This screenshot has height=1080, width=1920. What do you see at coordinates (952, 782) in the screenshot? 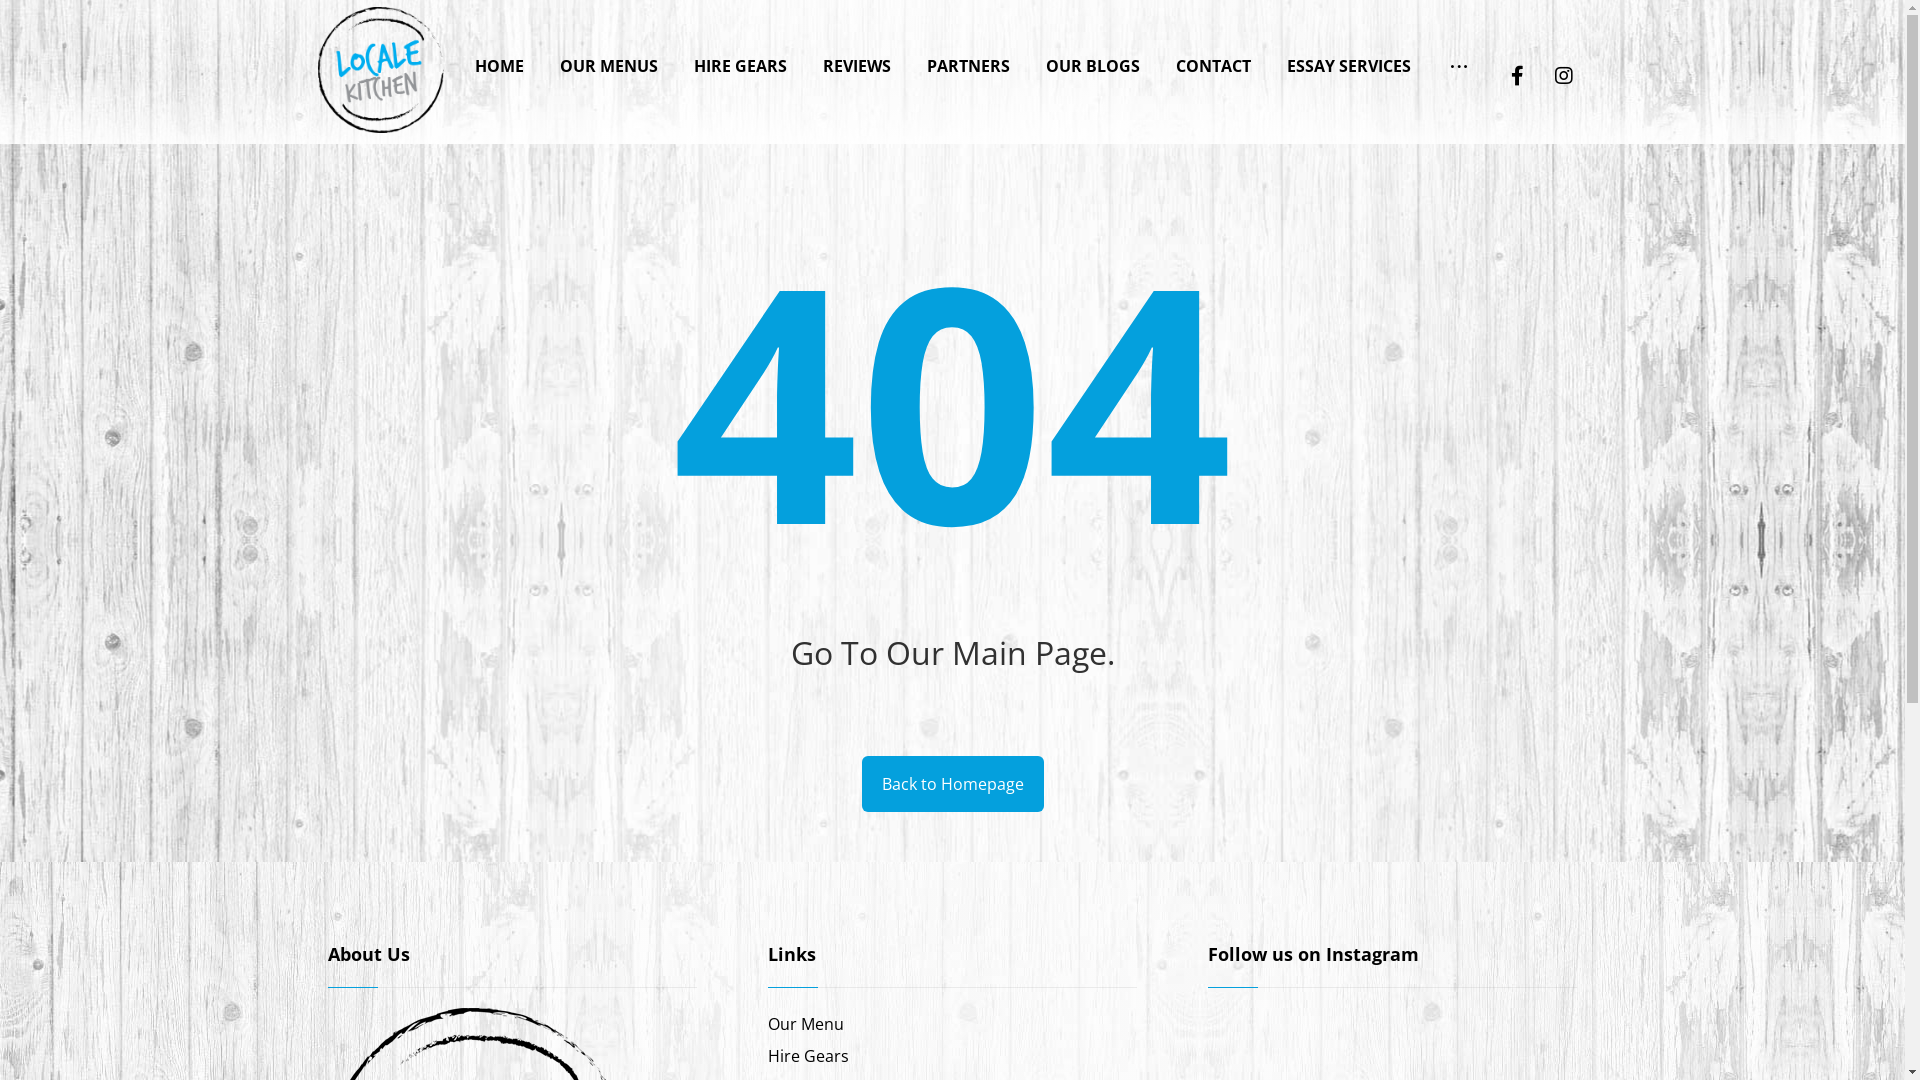
I see `'Back to Homepage'` at bounding box center [952, 782].